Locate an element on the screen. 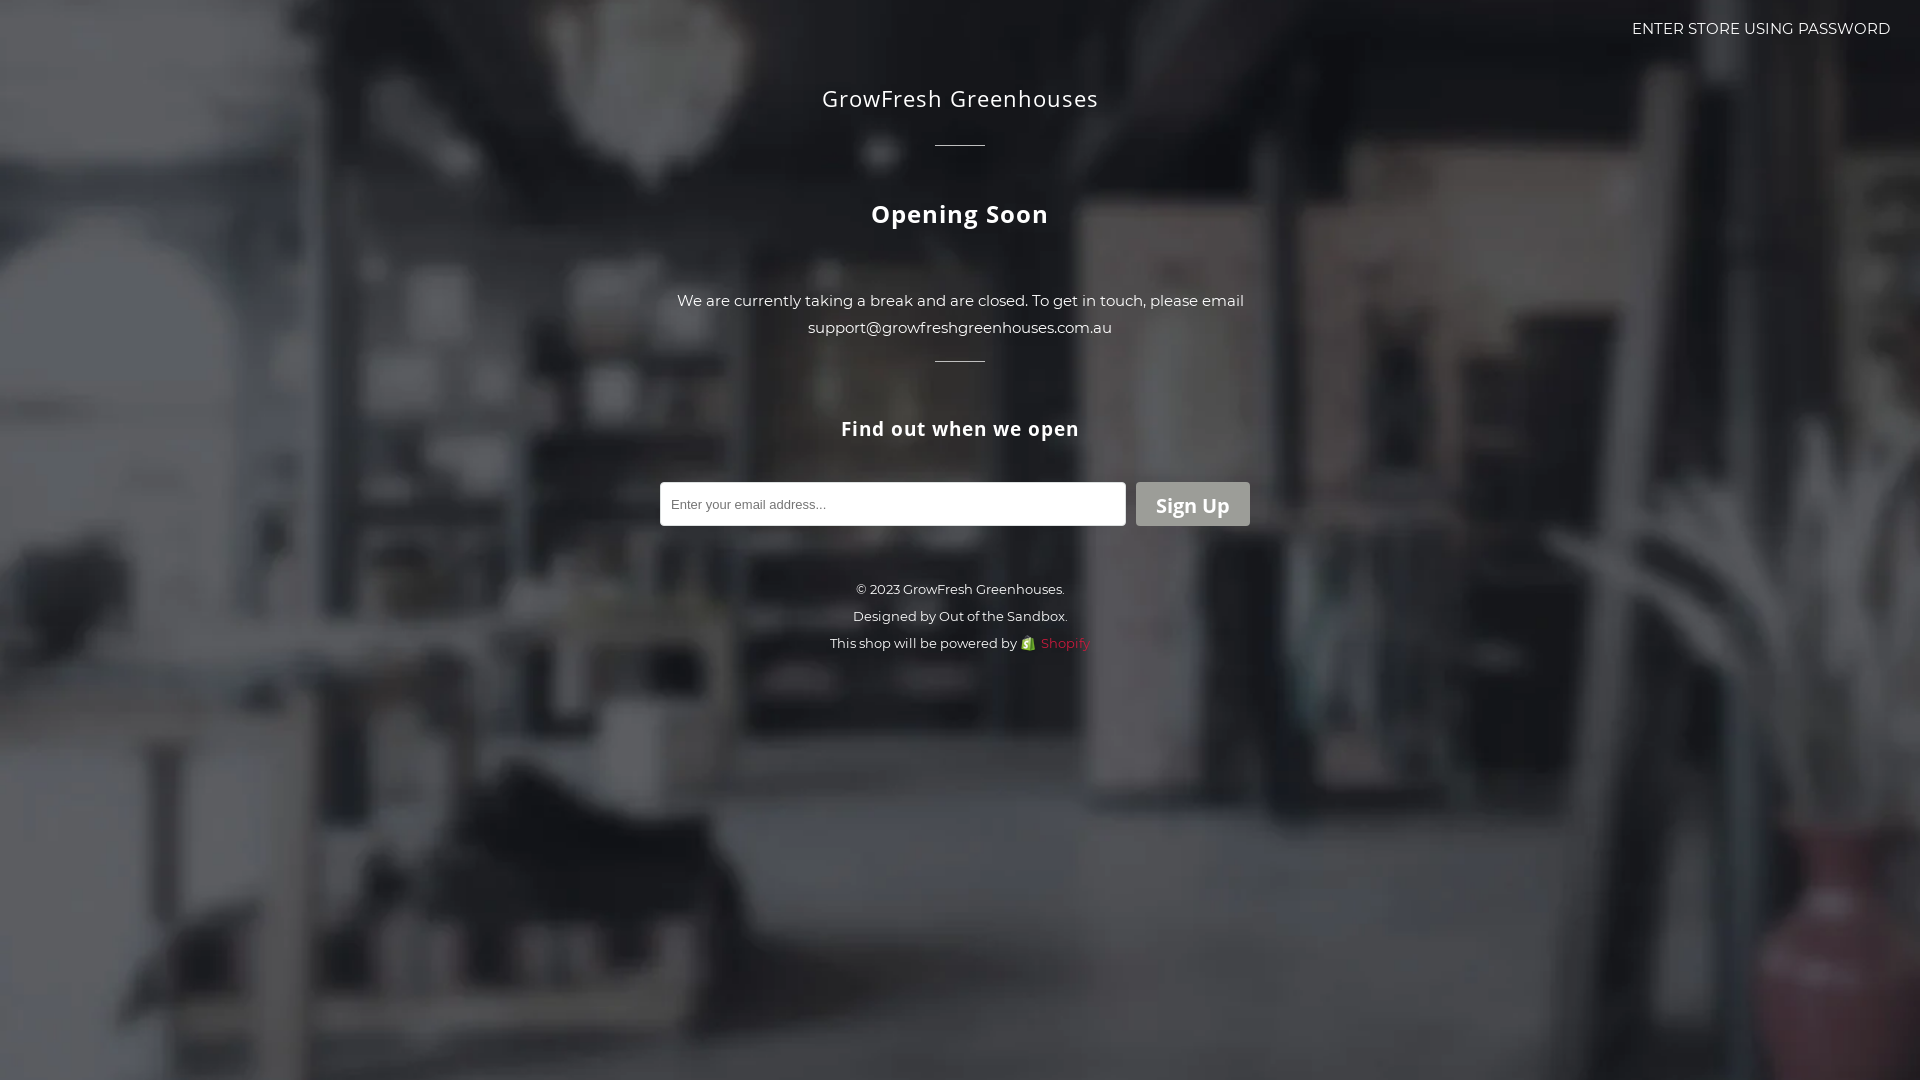 This screenshot has width=1920, height=1080. 'Out of the Sandbox' is located at coordinates (1001, 615).